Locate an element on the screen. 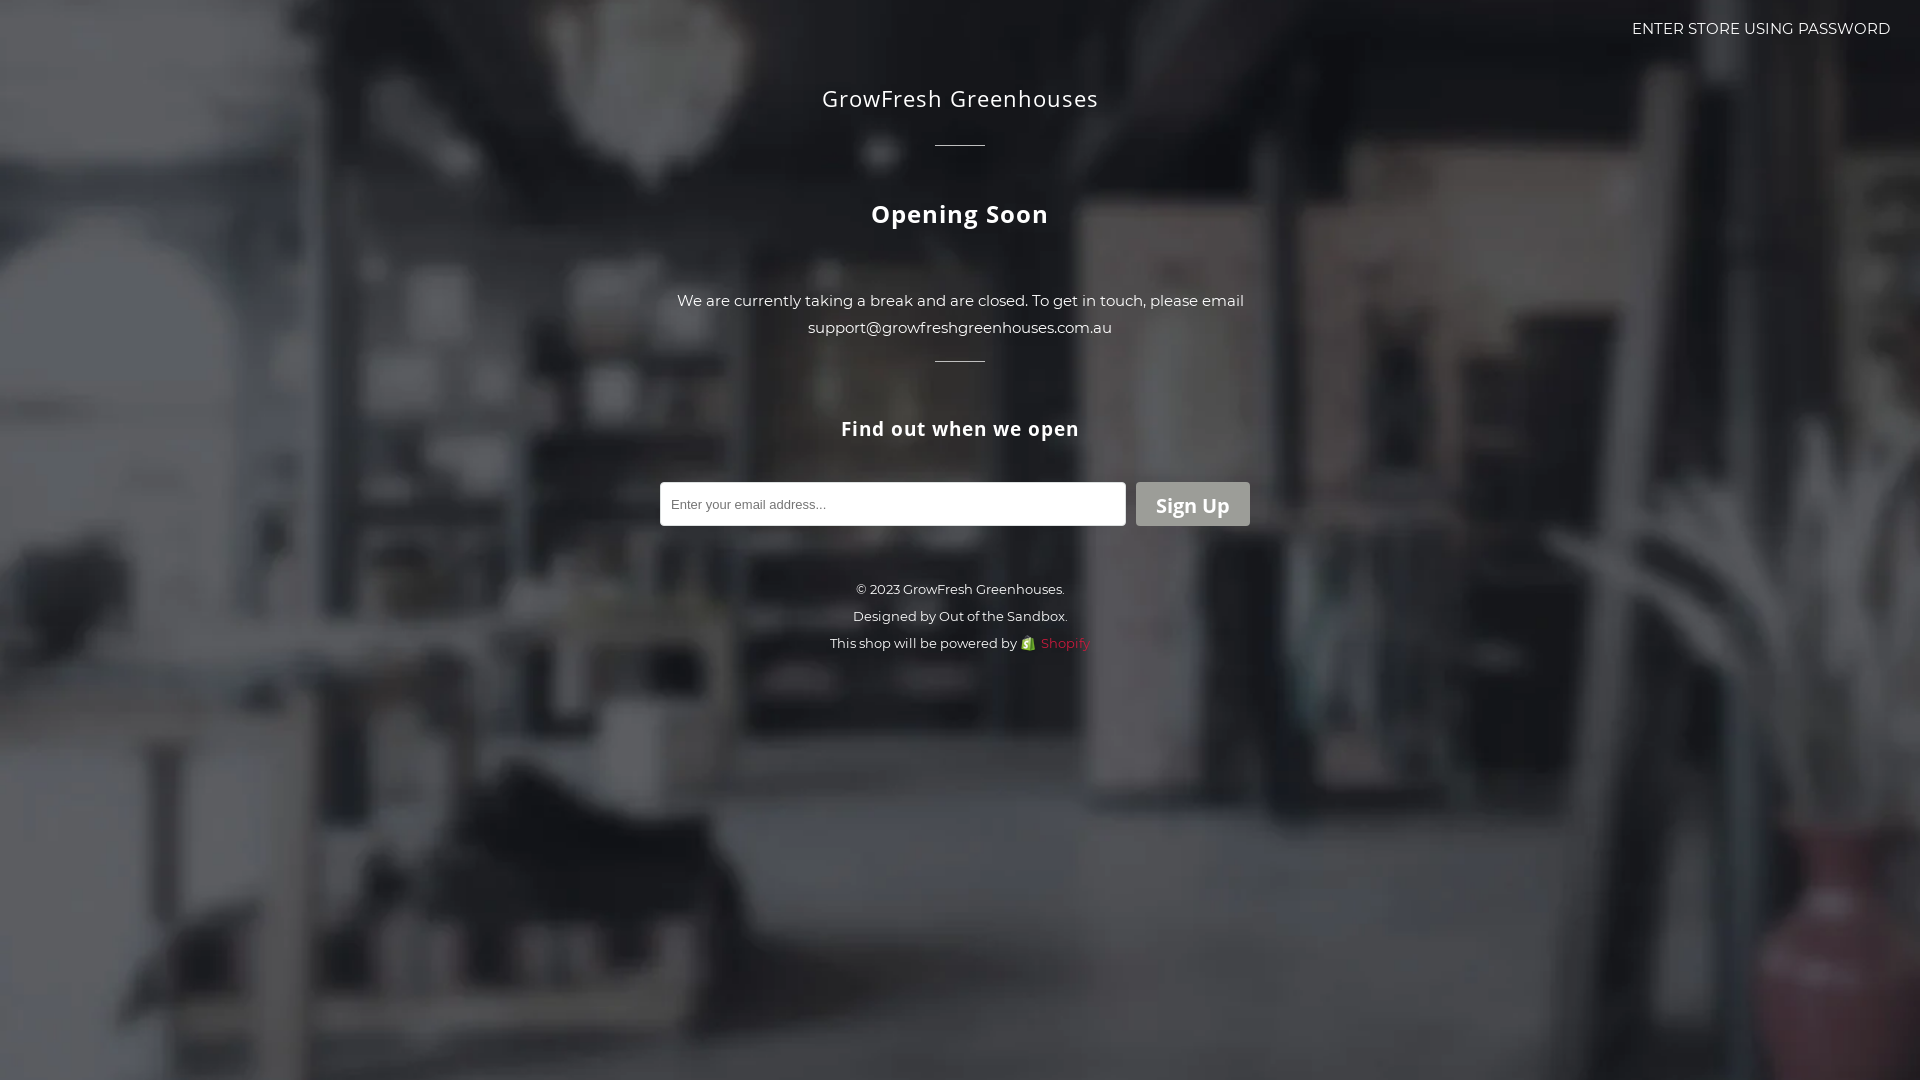 This screenshot has width=1920, height=1080. 'Out of the Sandbox' is located at coordinates (1001, 615).